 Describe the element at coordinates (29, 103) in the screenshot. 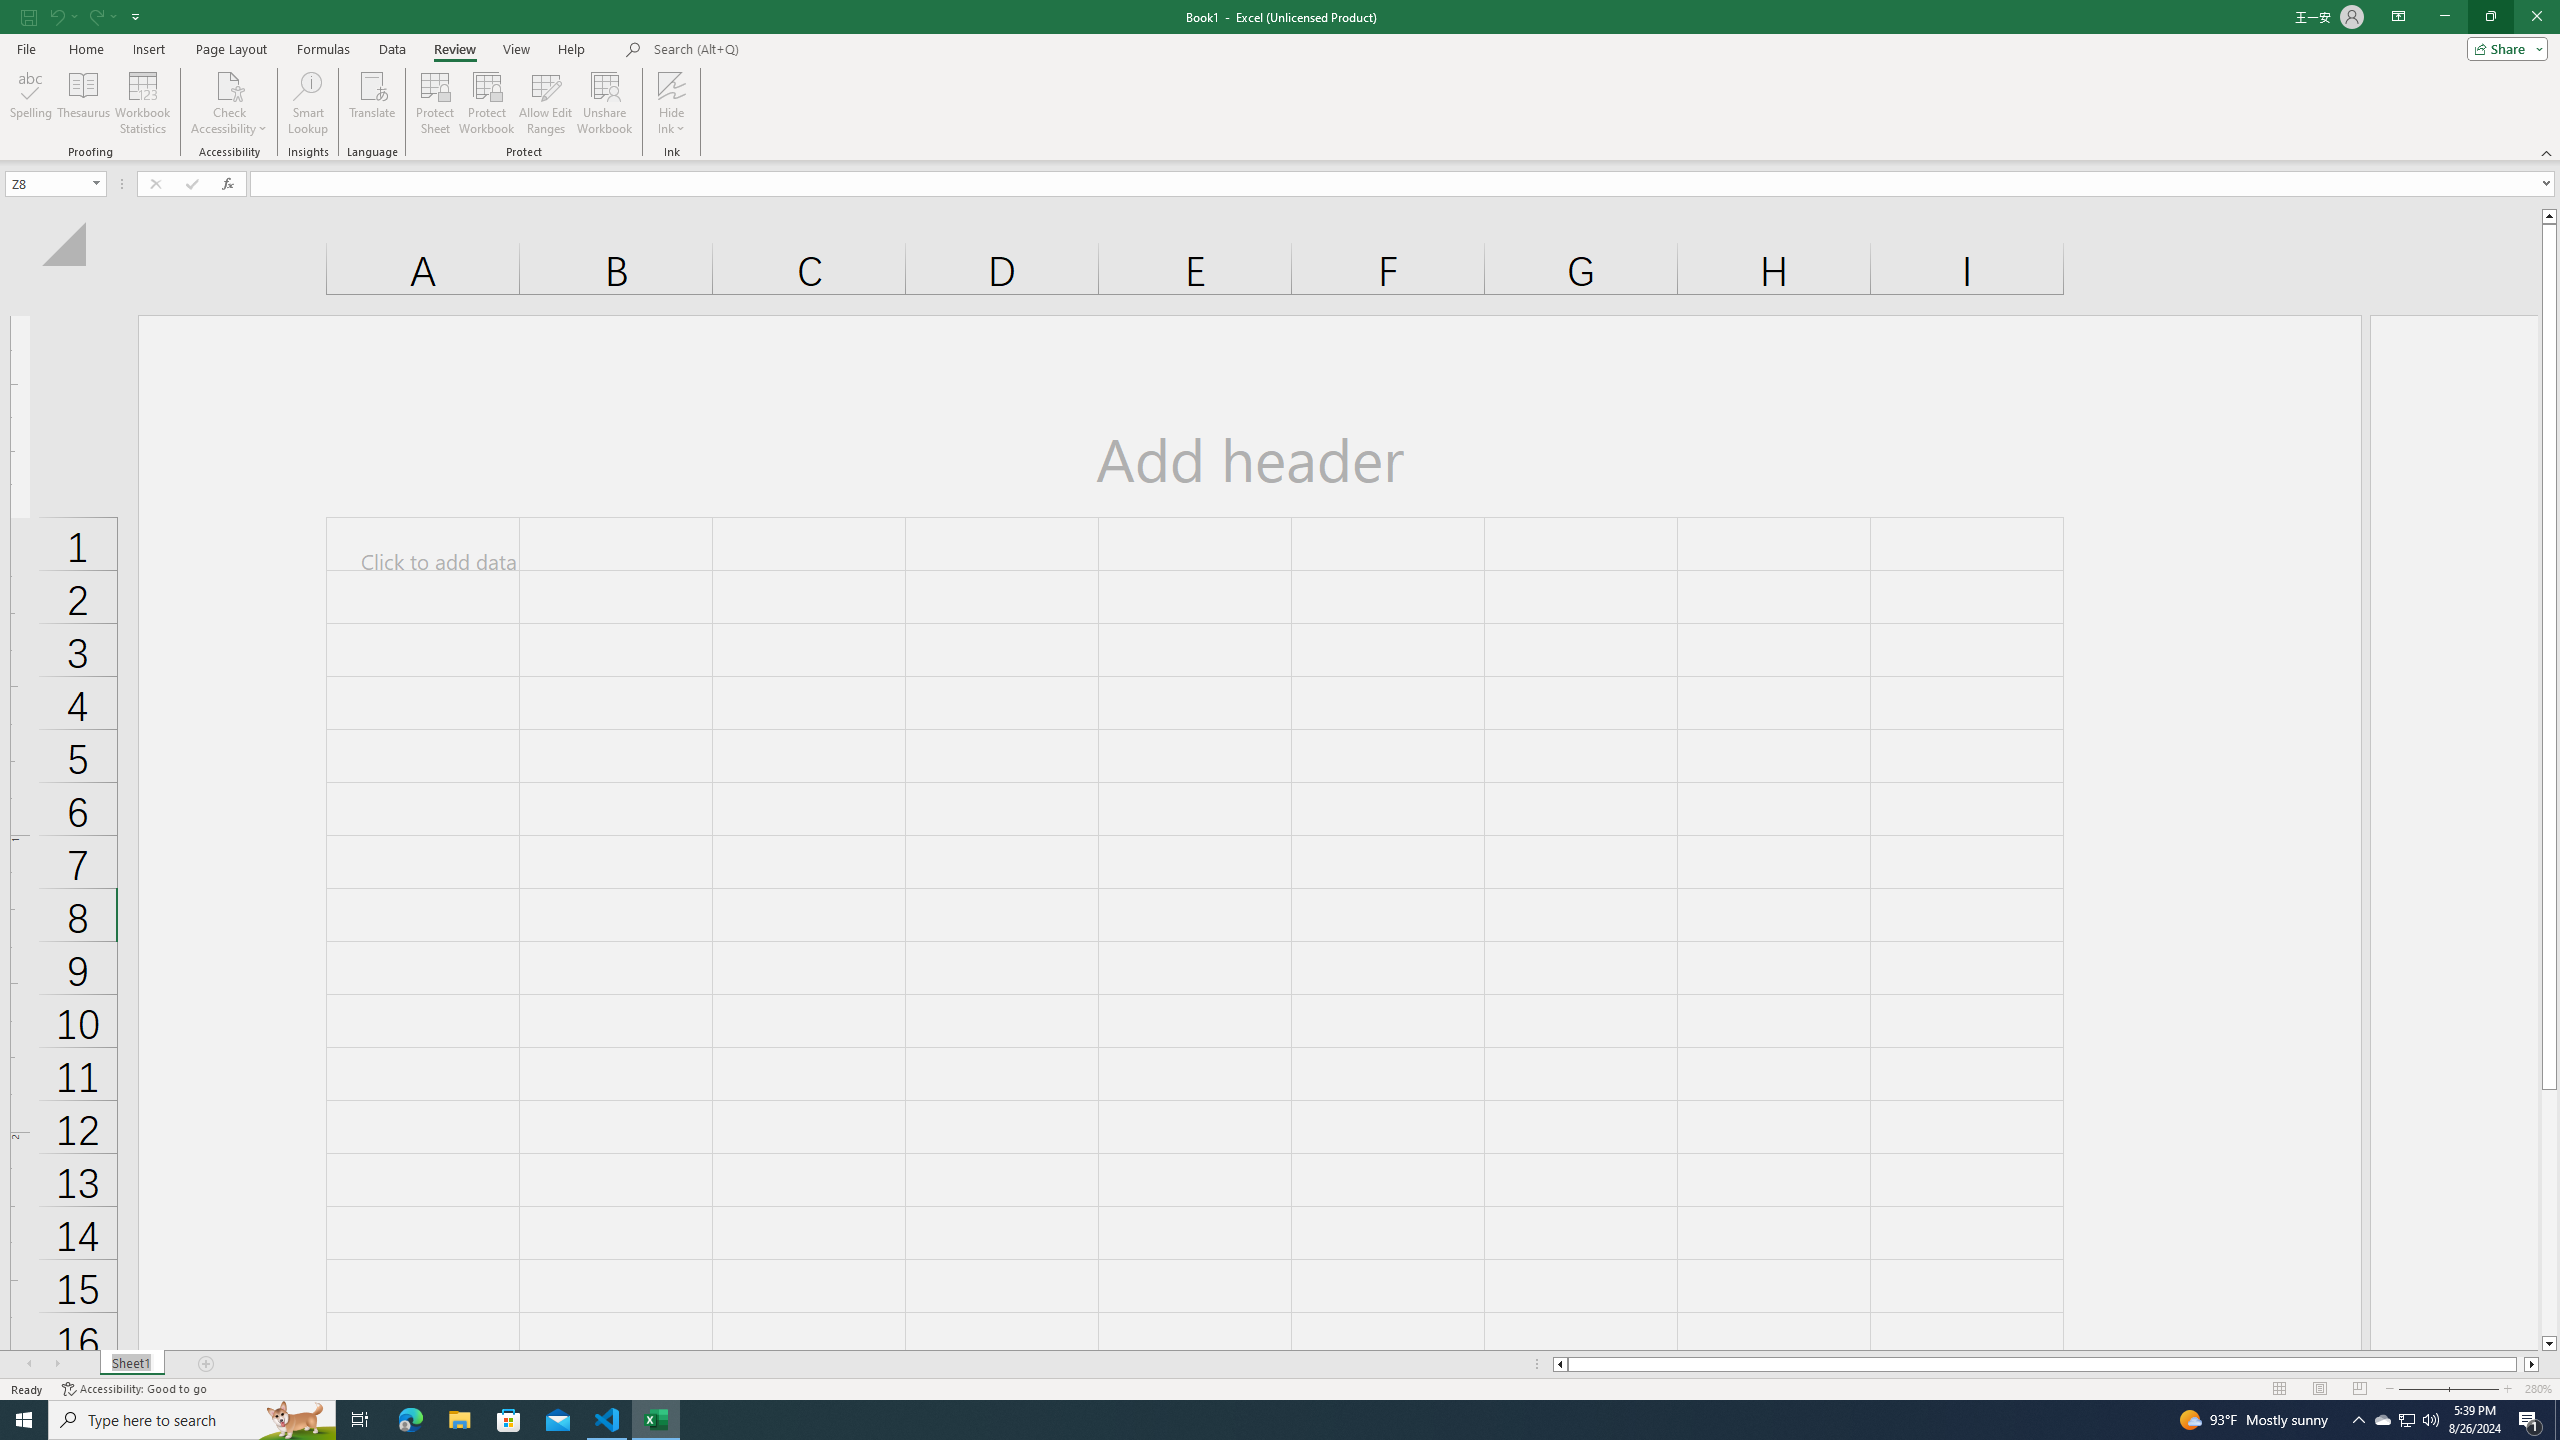

I see `'Spelling...'` at that location.